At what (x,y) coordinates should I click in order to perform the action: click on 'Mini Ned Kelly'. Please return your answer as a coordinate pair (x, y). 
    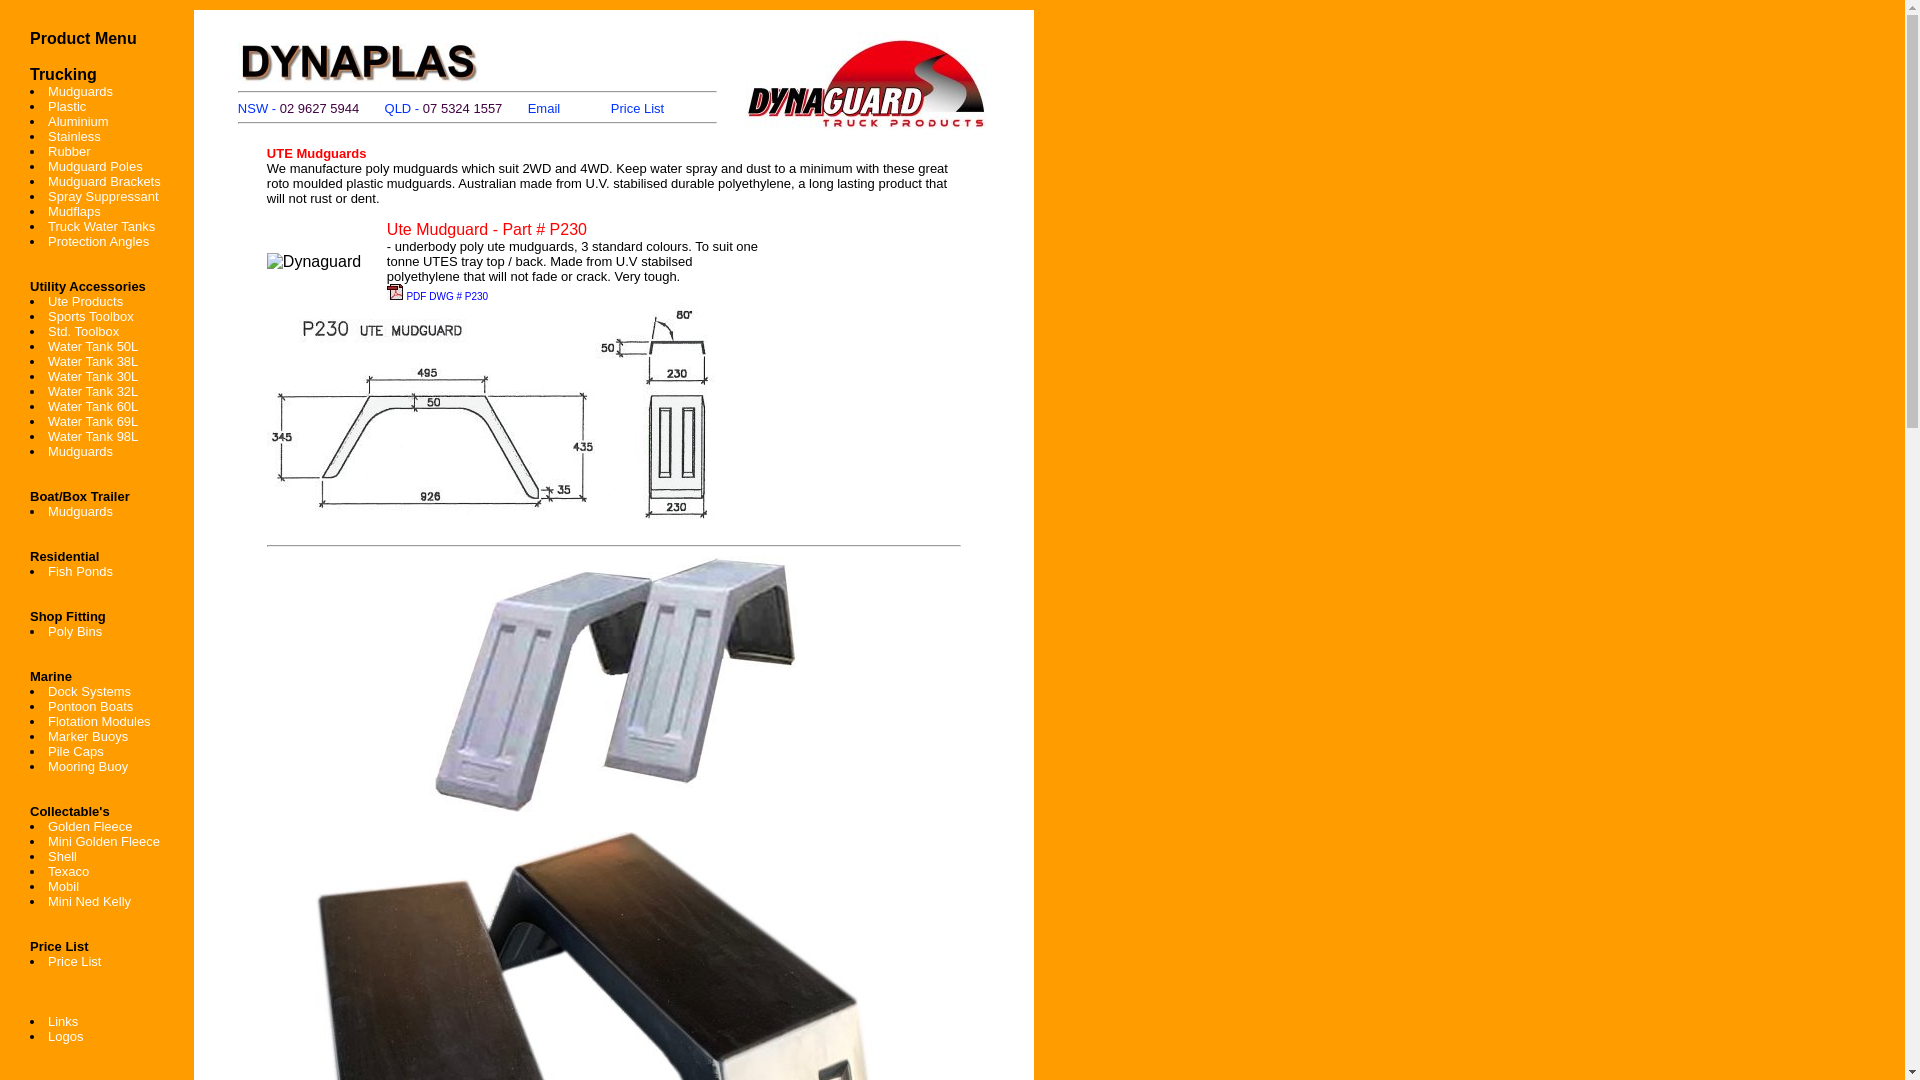
    Looking at the image, I should click on (88, 901).